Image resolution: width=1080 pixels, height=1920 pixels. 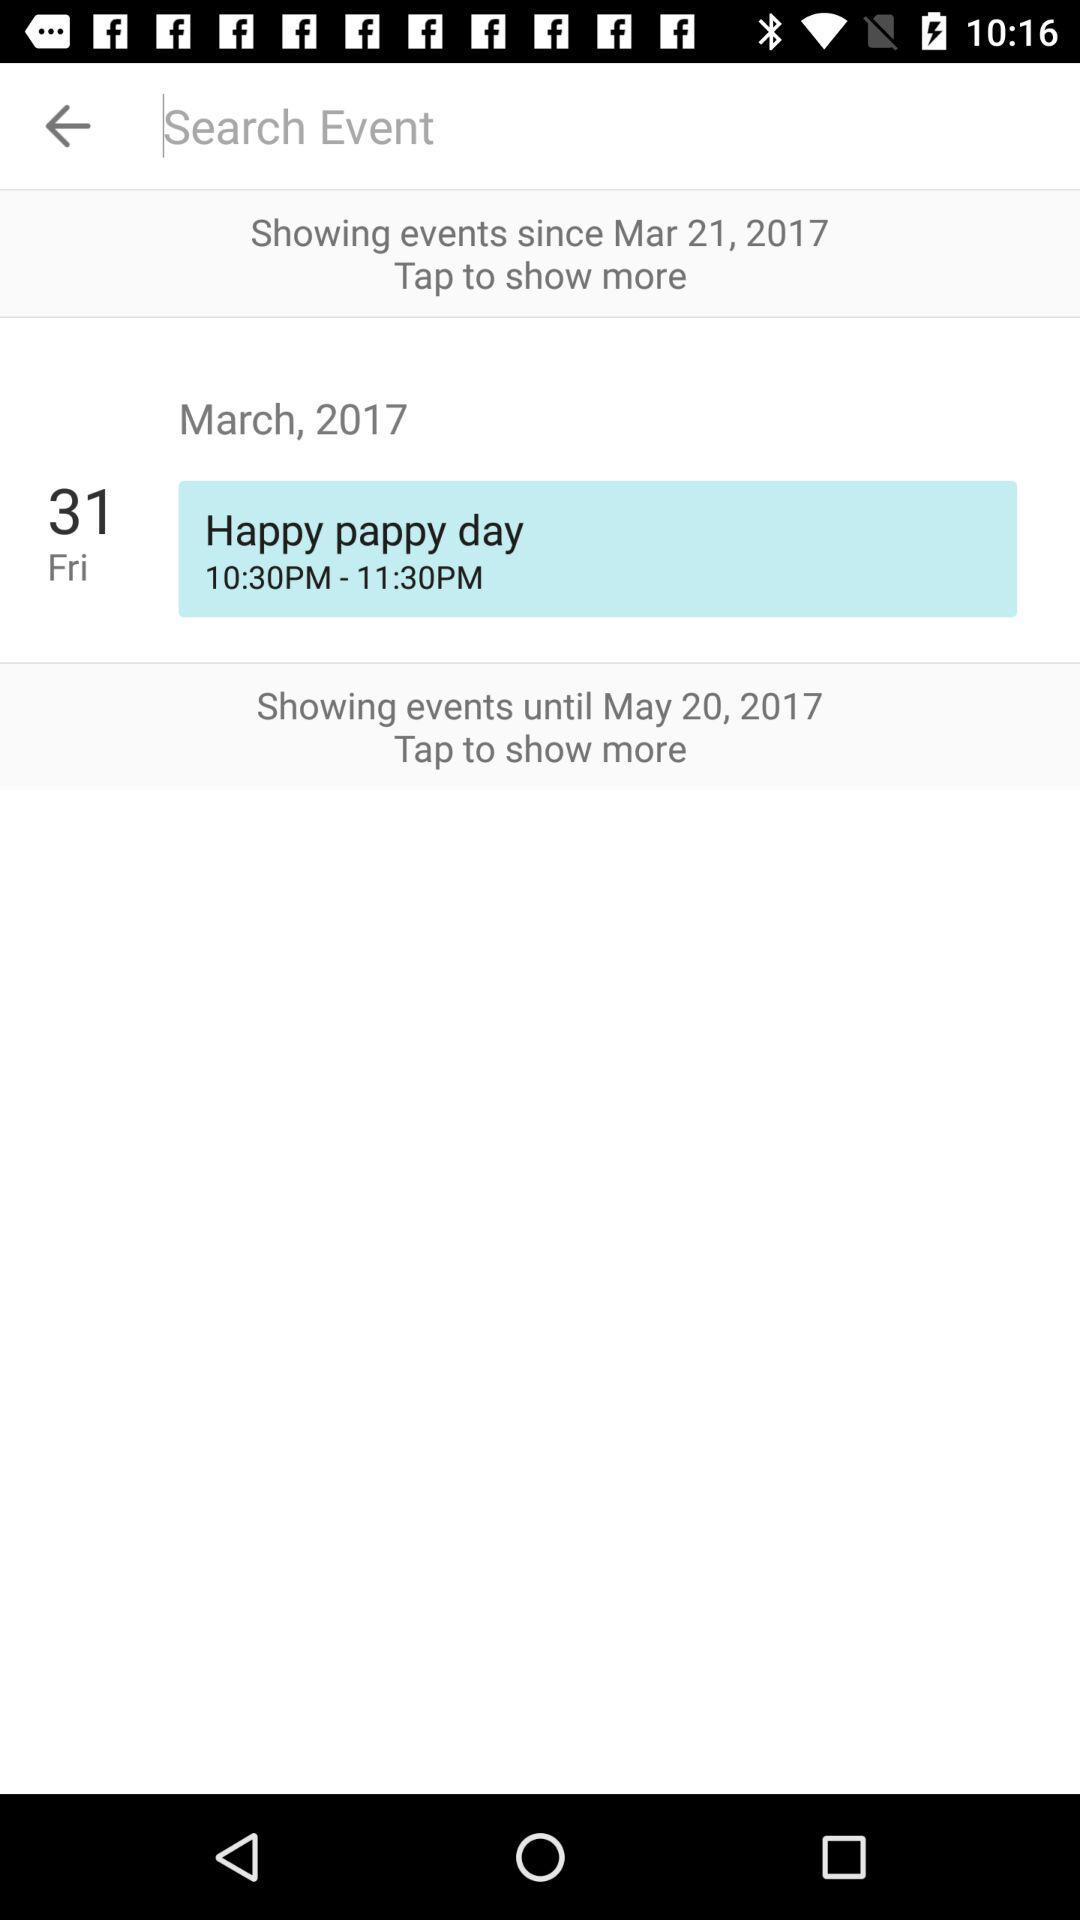 I want to click on the icon below 10 30pm 11 app, so click(x=540, y=662).